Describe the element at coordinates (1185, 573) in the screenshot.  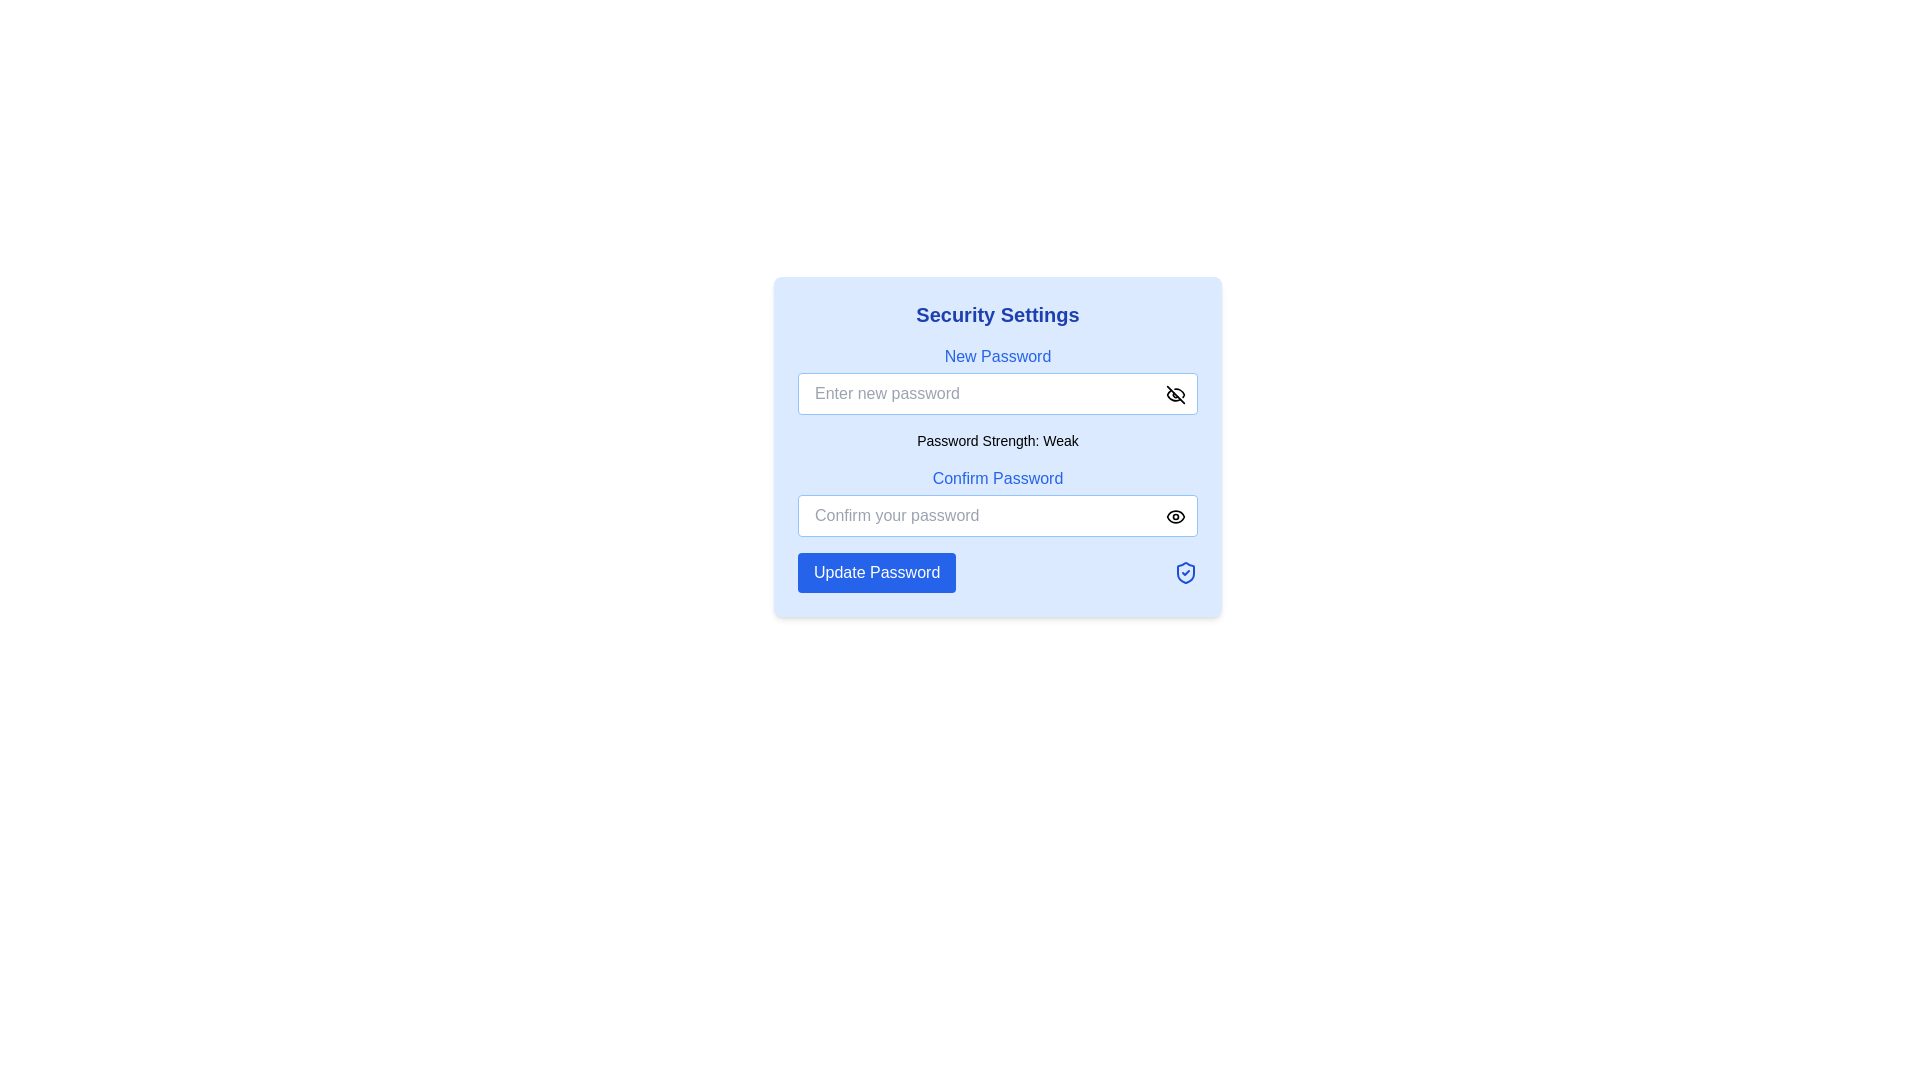
I see `the safety feature icon located in the bottom right corner of the 'Security Settings' modal, next to the 'Update Password' button` at that location.